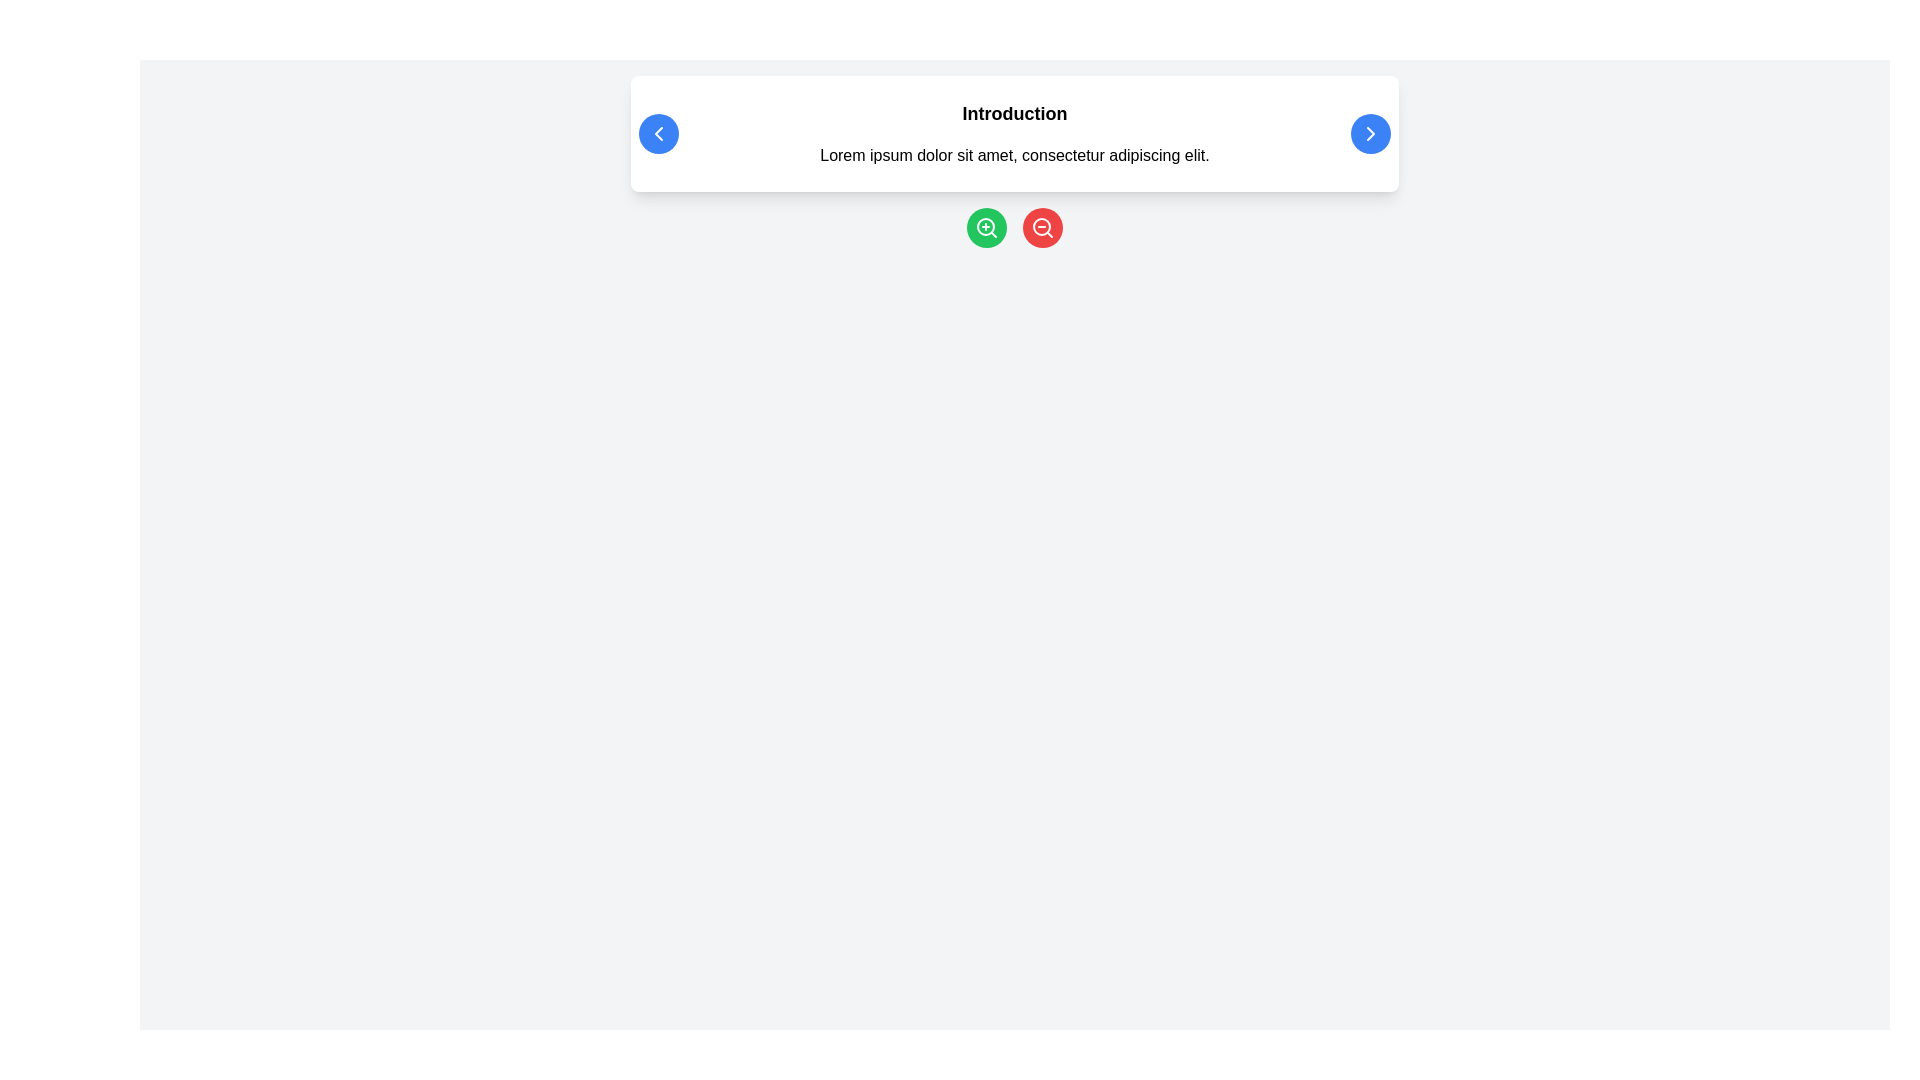  What do you see at coordinates (987, 226) in the screenshot?
I see `the zoom-in icon button, which features a magnifying glass with a plus sign in a circular green button, located in the lower center of the interface` at bounding box center [987, 226].